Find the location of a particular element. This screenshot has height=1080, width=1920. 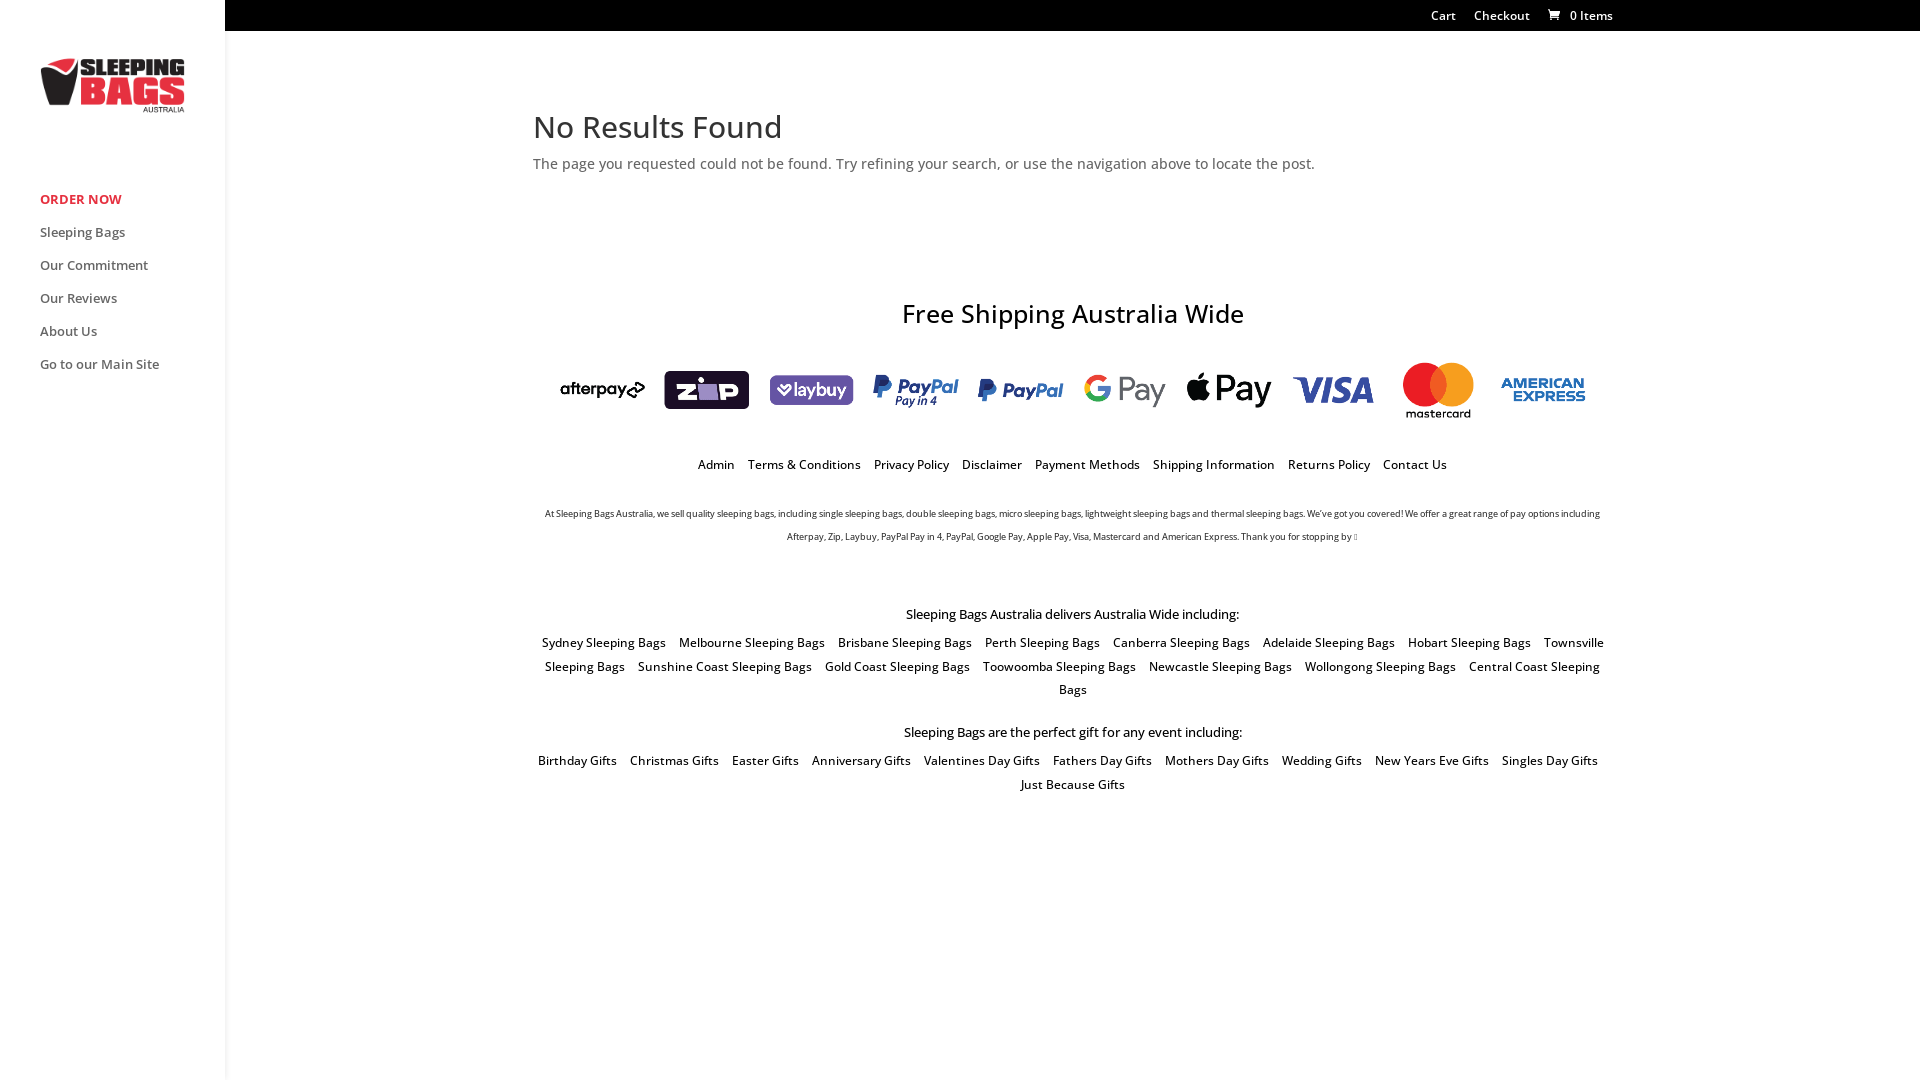

'Sleeping Bags' is located at coordinates (131, 240).